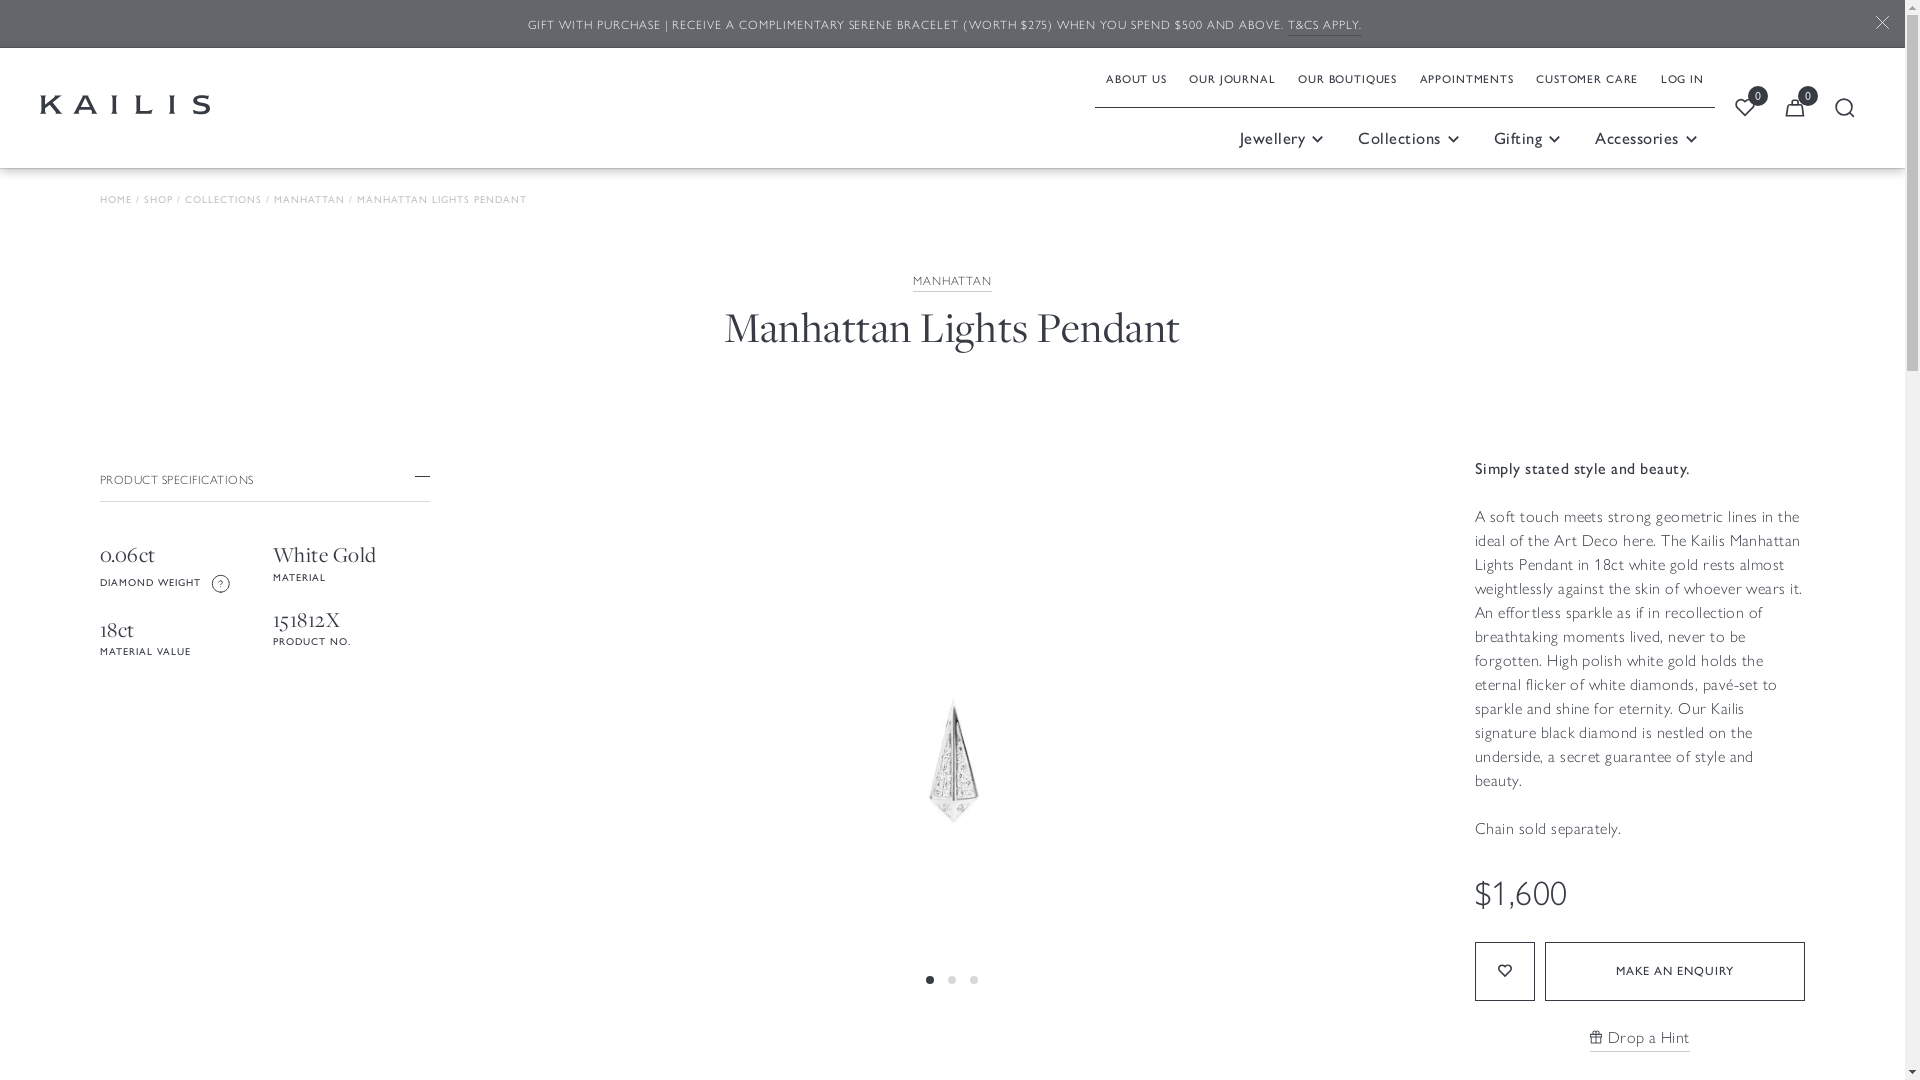 This screenshot has width=1920, height=1080. What do you see at coordinates (1744, 108) in the screenshot?
I see `'OPEN WISHLIST` at bounding box center [1744, 108].